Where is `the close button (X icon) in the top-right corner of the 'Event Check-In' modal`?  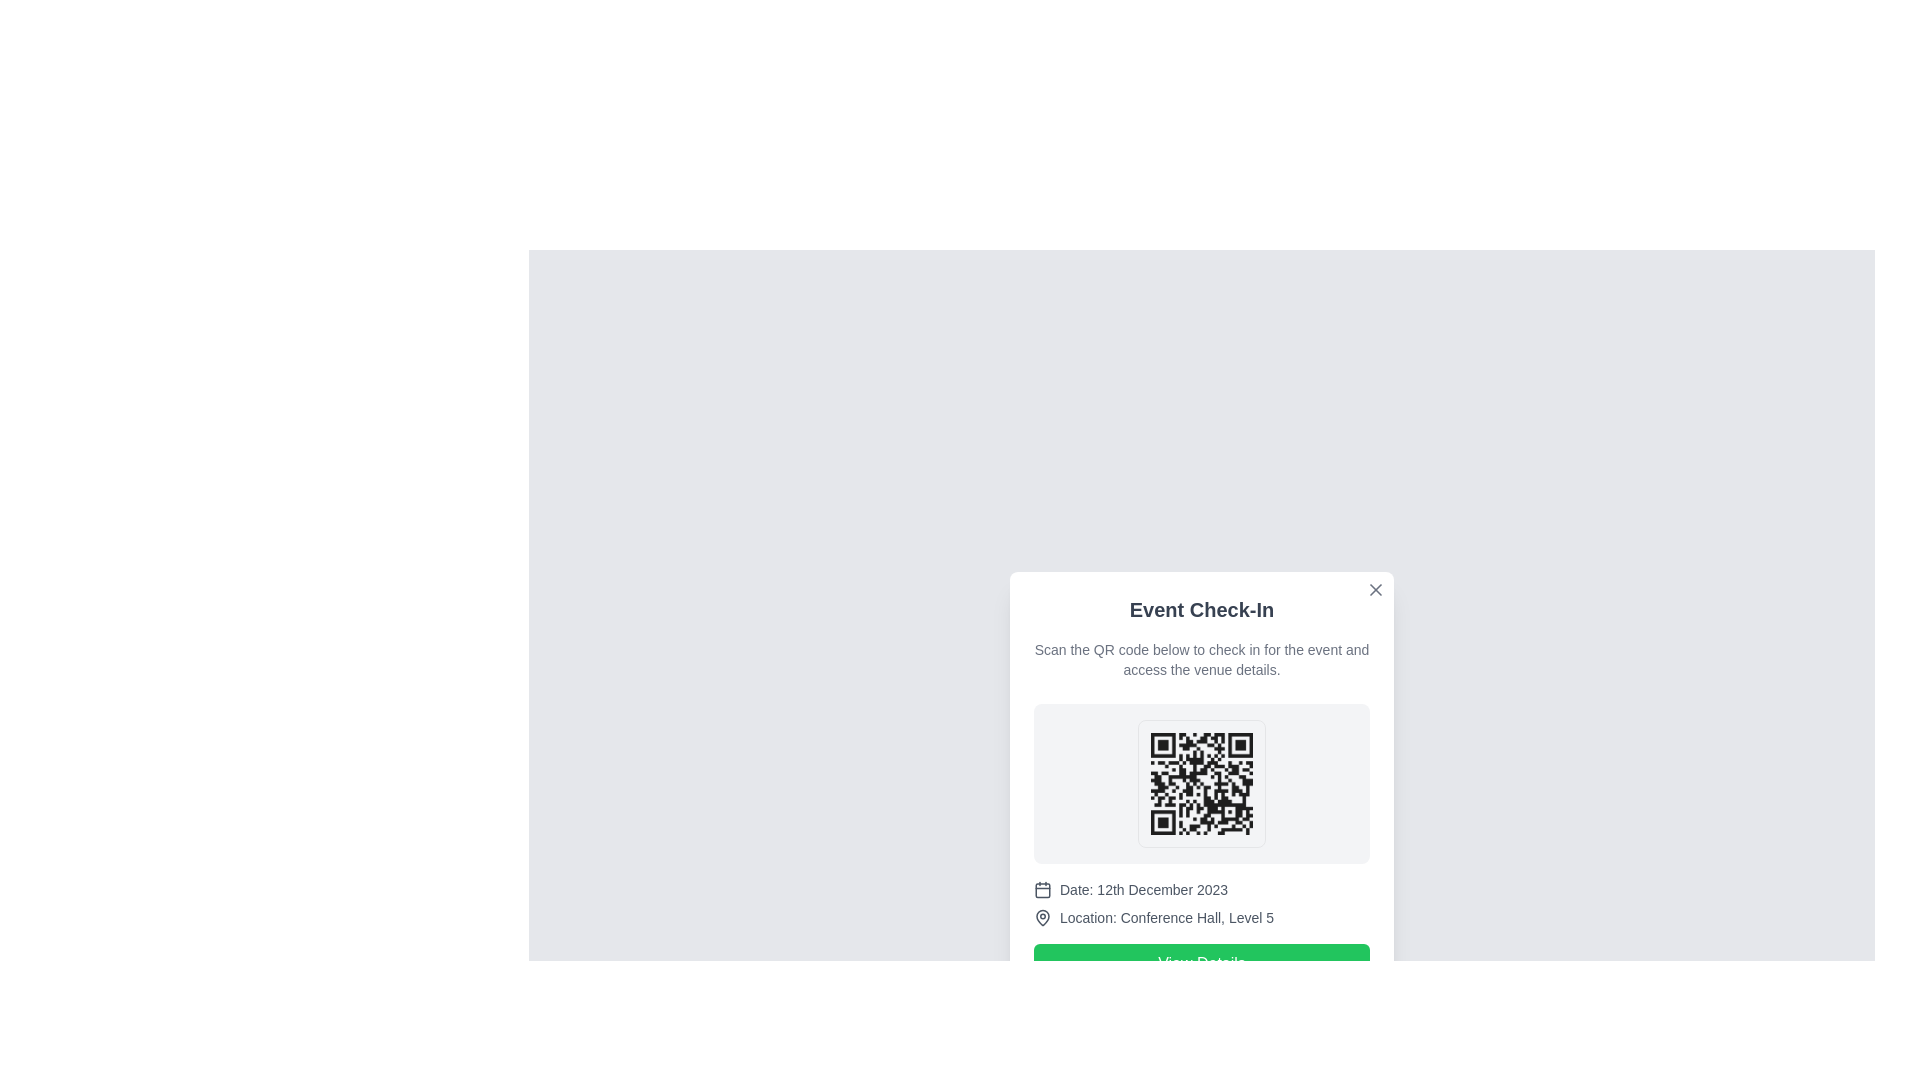 the close button (X icon) in the top-right corner of the 'Event Check-In' modal is located at coordinates (1375, 589).